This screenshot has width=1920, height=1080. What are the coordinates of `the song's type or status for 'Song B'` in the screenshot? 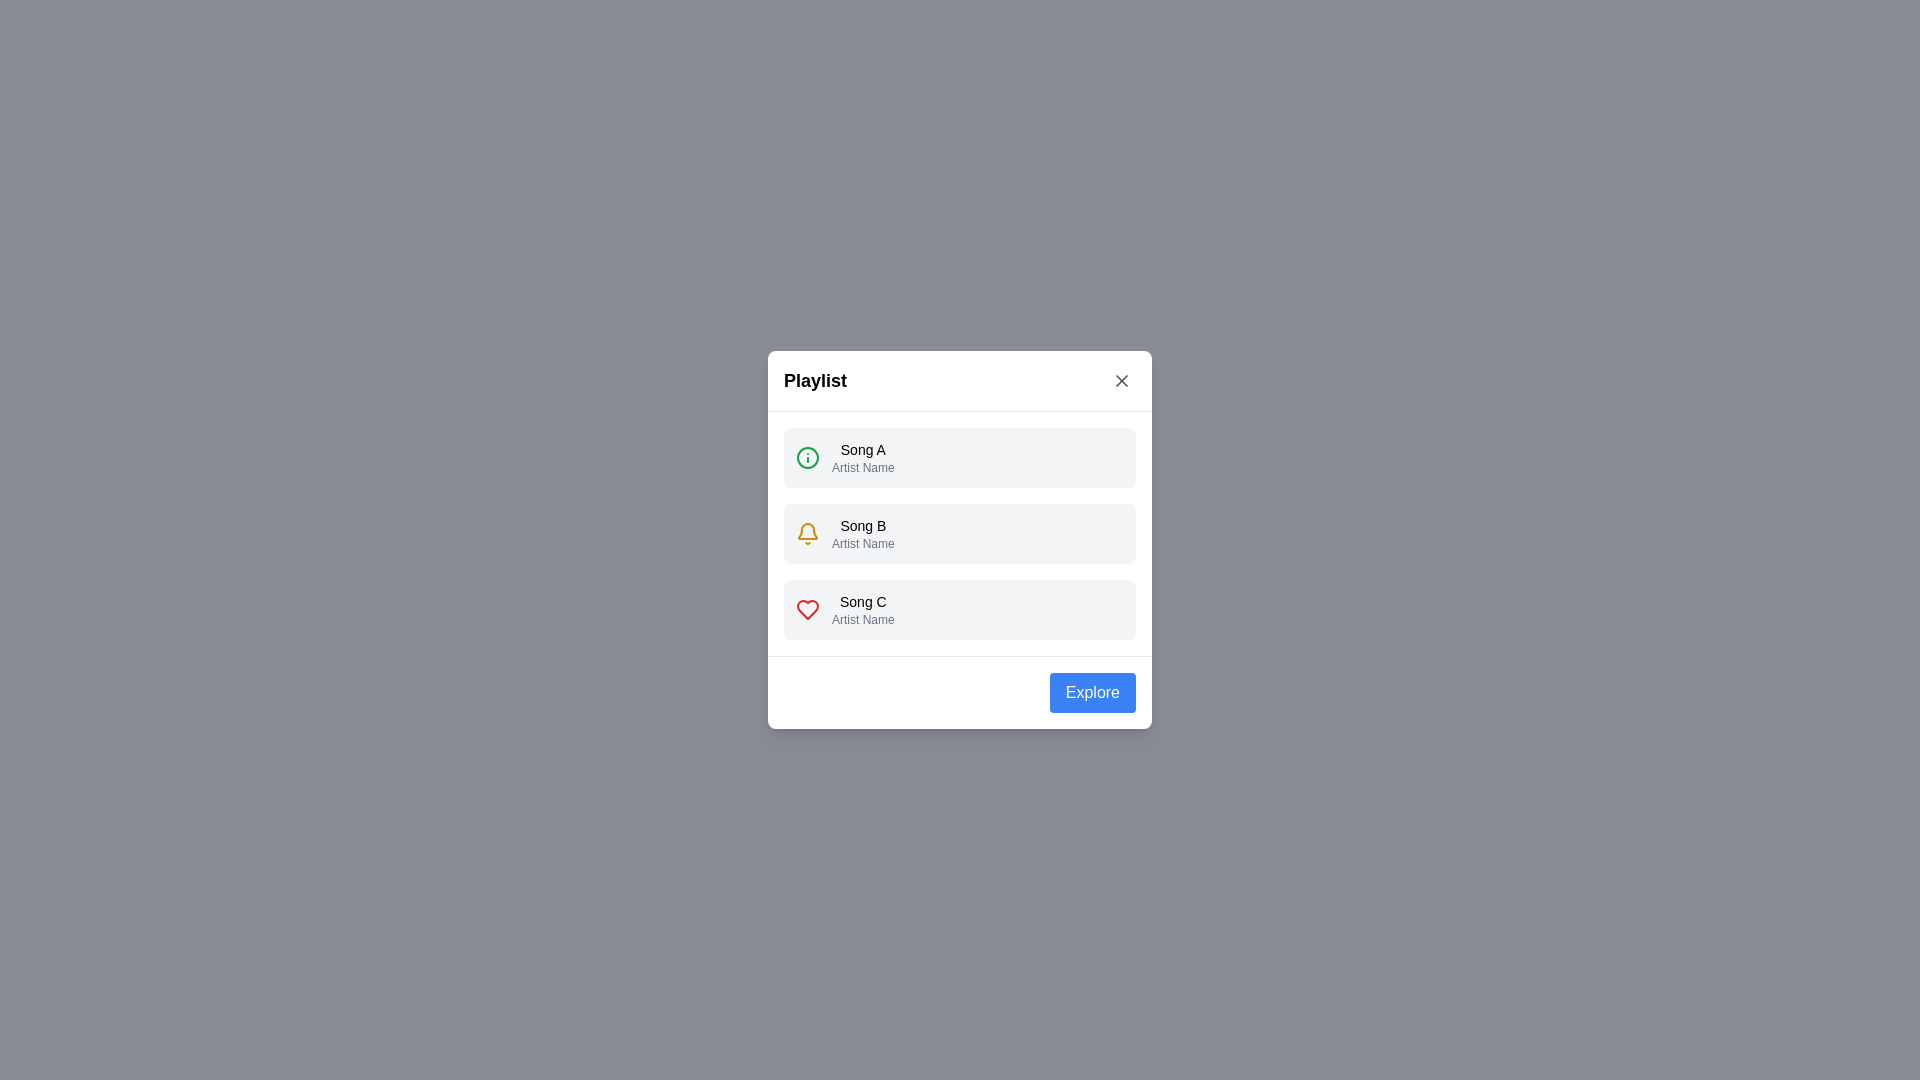 It's located at (960, 540).